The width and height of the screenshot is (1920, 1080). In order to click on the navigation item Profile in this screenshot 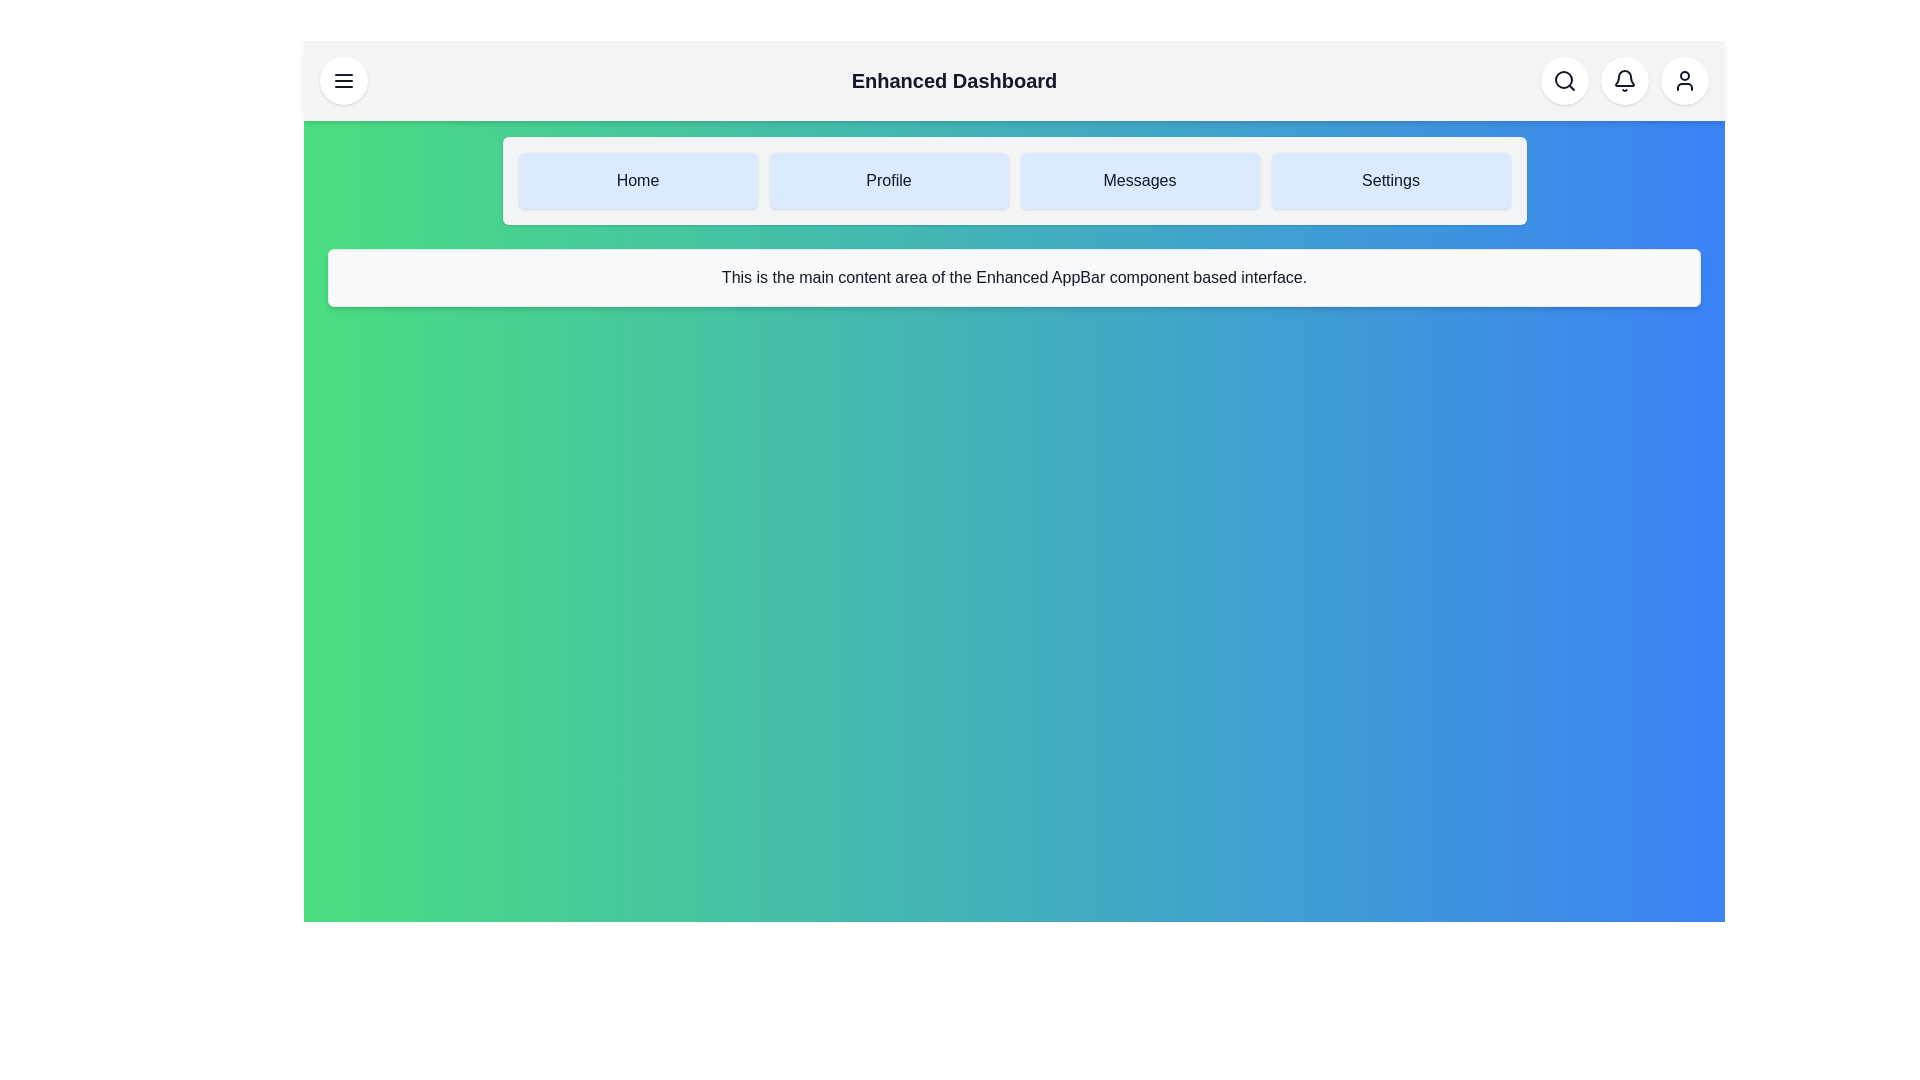, I will do `click(887, 181)`.